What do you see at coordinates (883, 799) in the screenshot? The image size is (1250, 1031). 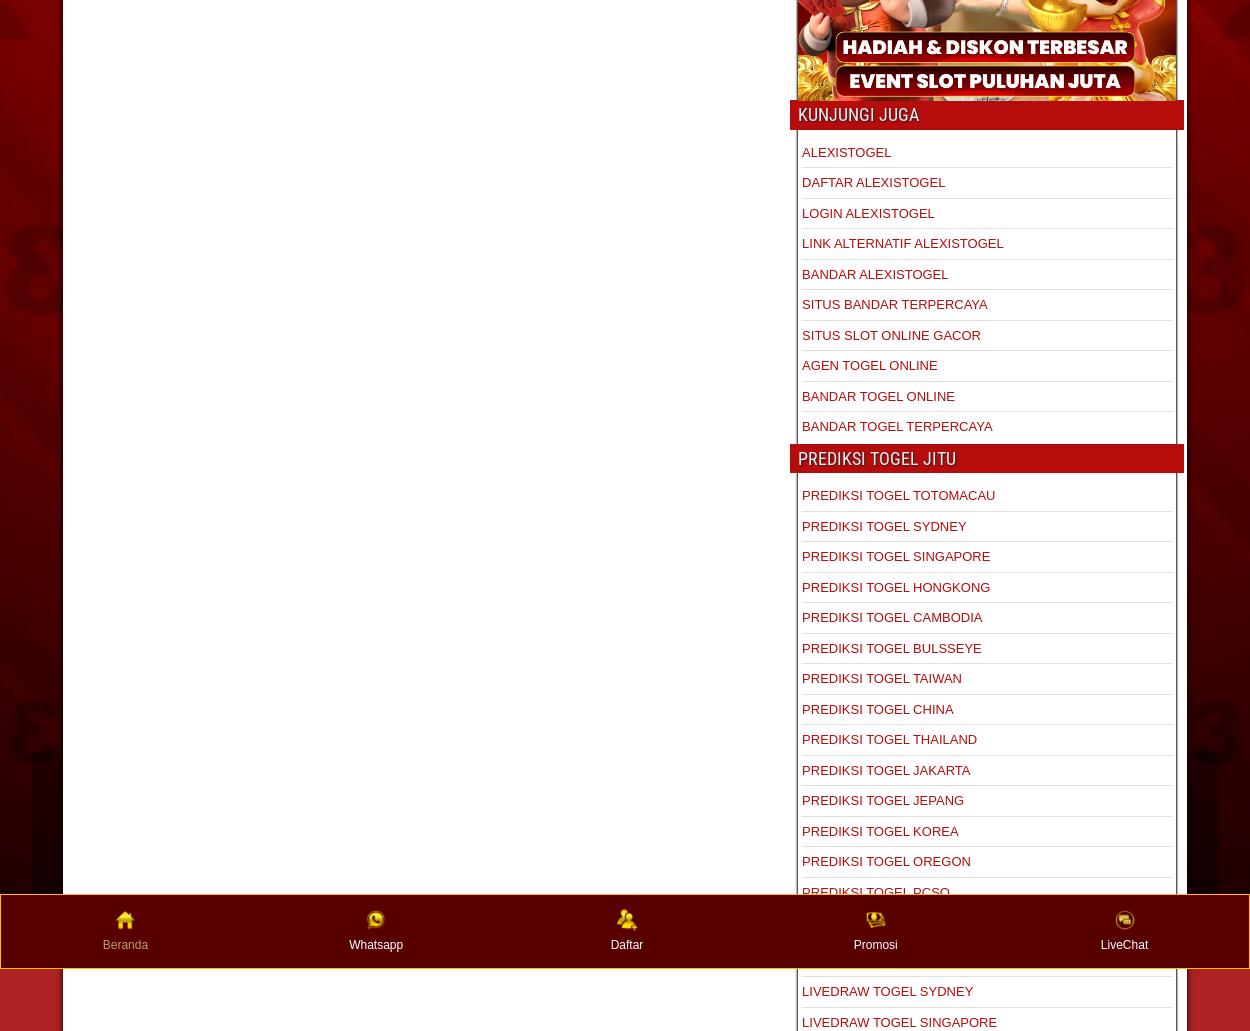 I see `'PREDIKSI TOGEL JEPANG'` at bounding box center [883, 799].